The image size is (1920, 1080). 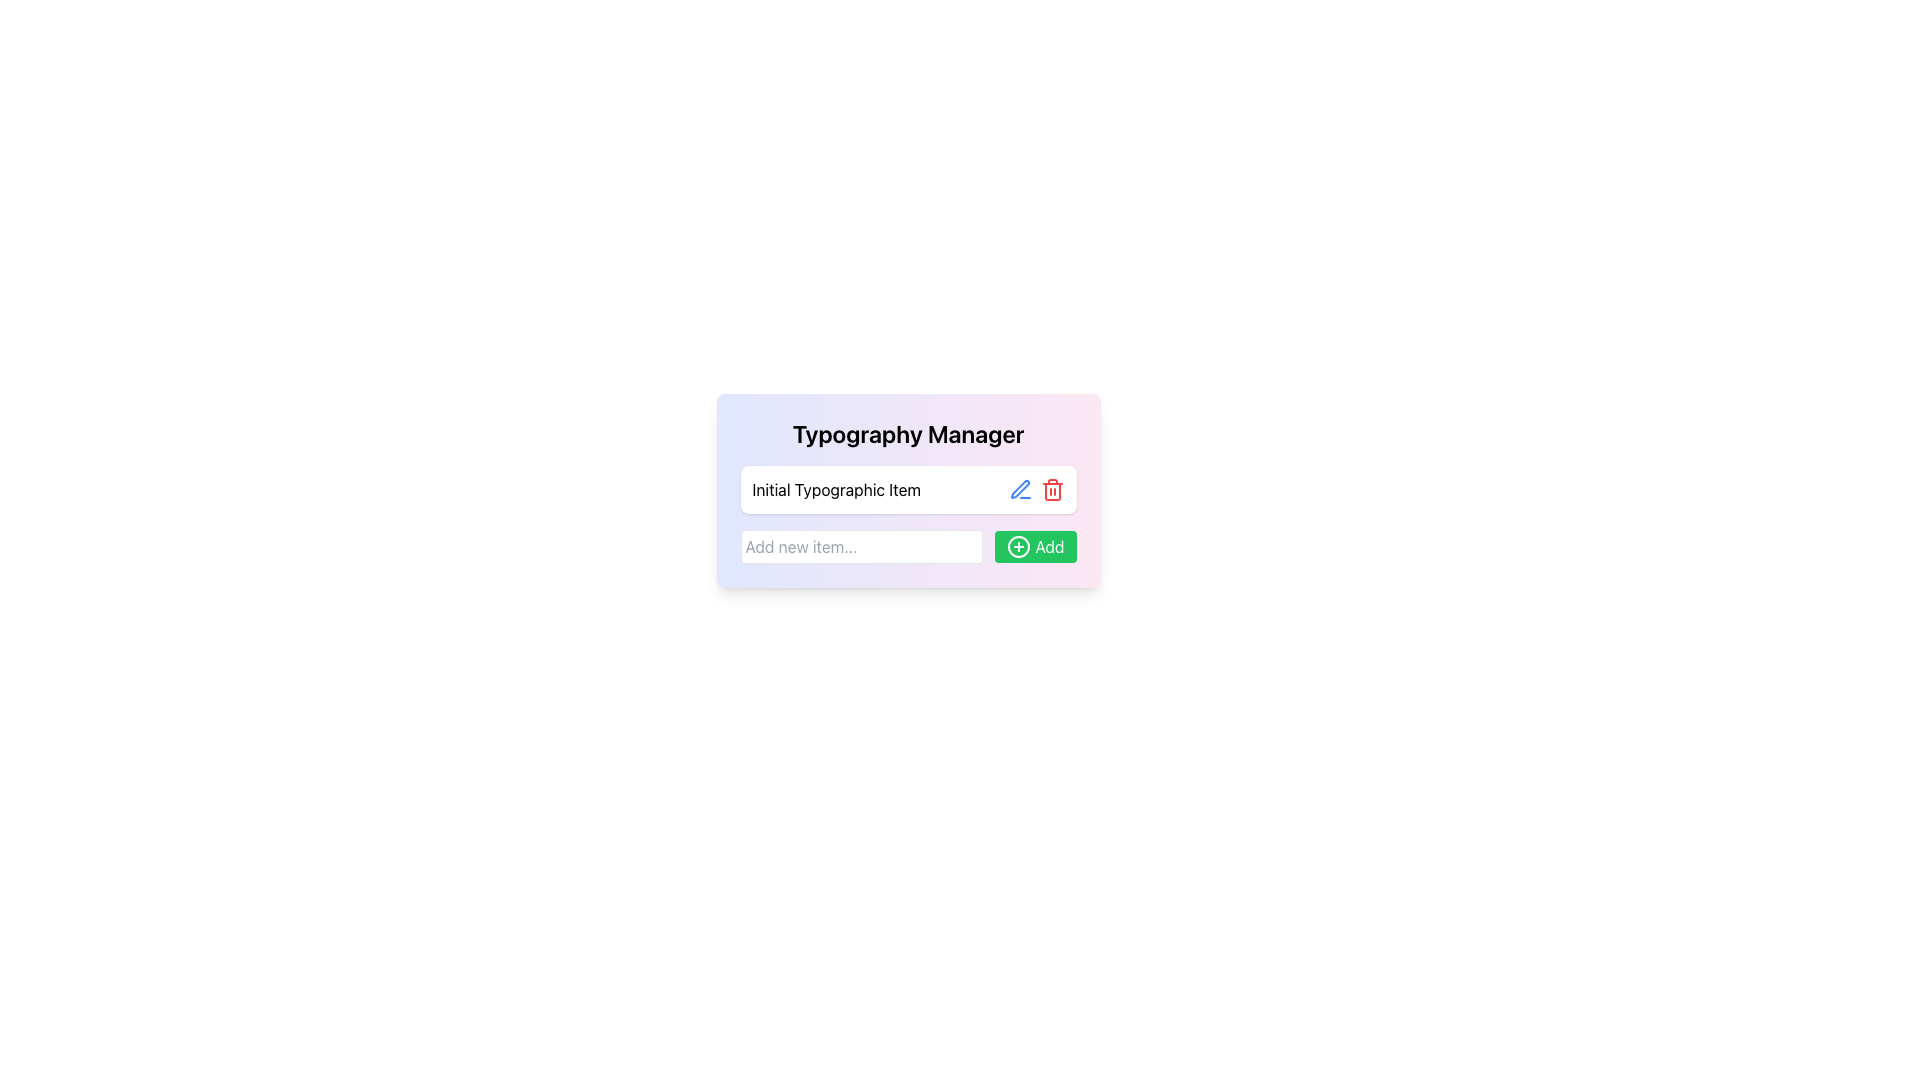 What do you see at coordinates (1019, 489) in the screenshot?
I see `the pen-shaped icon located next to the text field labeled 'Initial Typographic Item'` at bounding box center [1019, 489].